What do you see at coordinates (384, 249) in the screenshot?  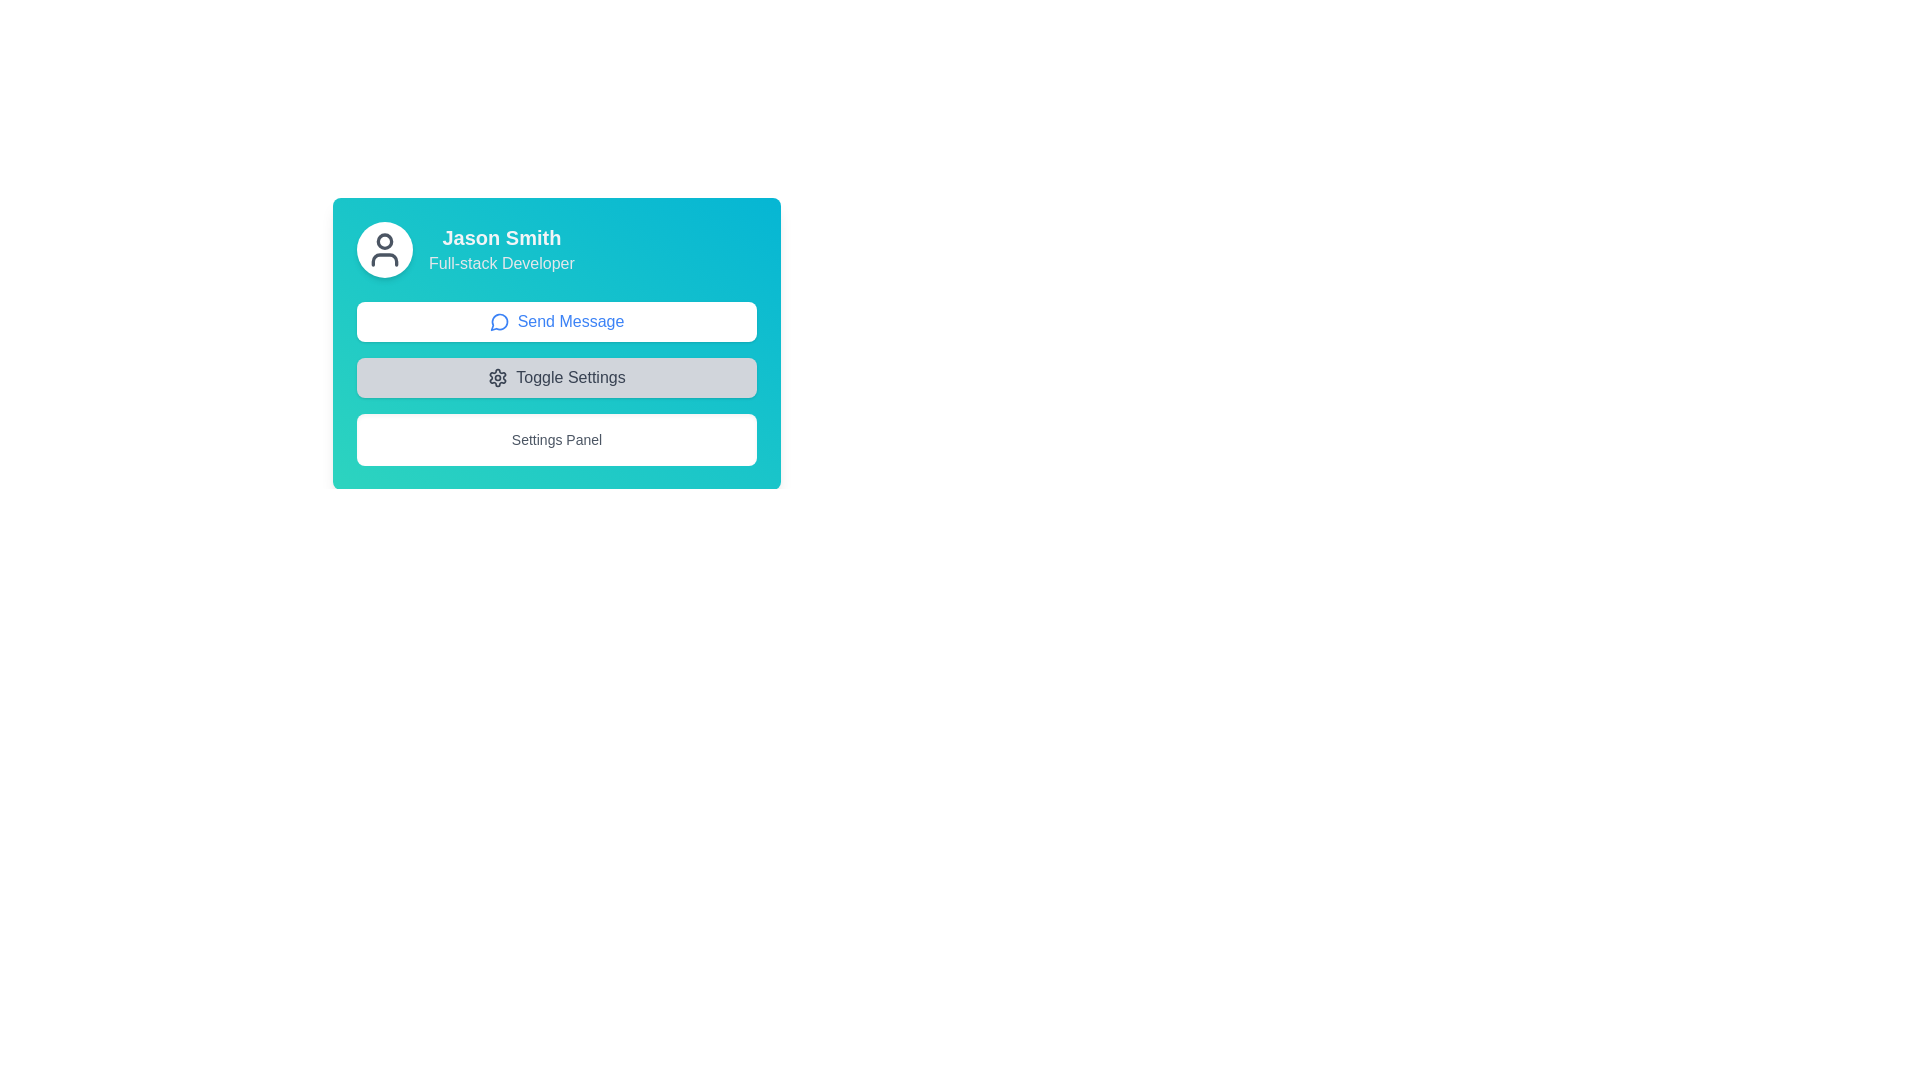 I see `the user avatar located at the top left of the component adjacent to the text 'Jason Smith Full-stack Developer'` at bounding box center [384, 249].